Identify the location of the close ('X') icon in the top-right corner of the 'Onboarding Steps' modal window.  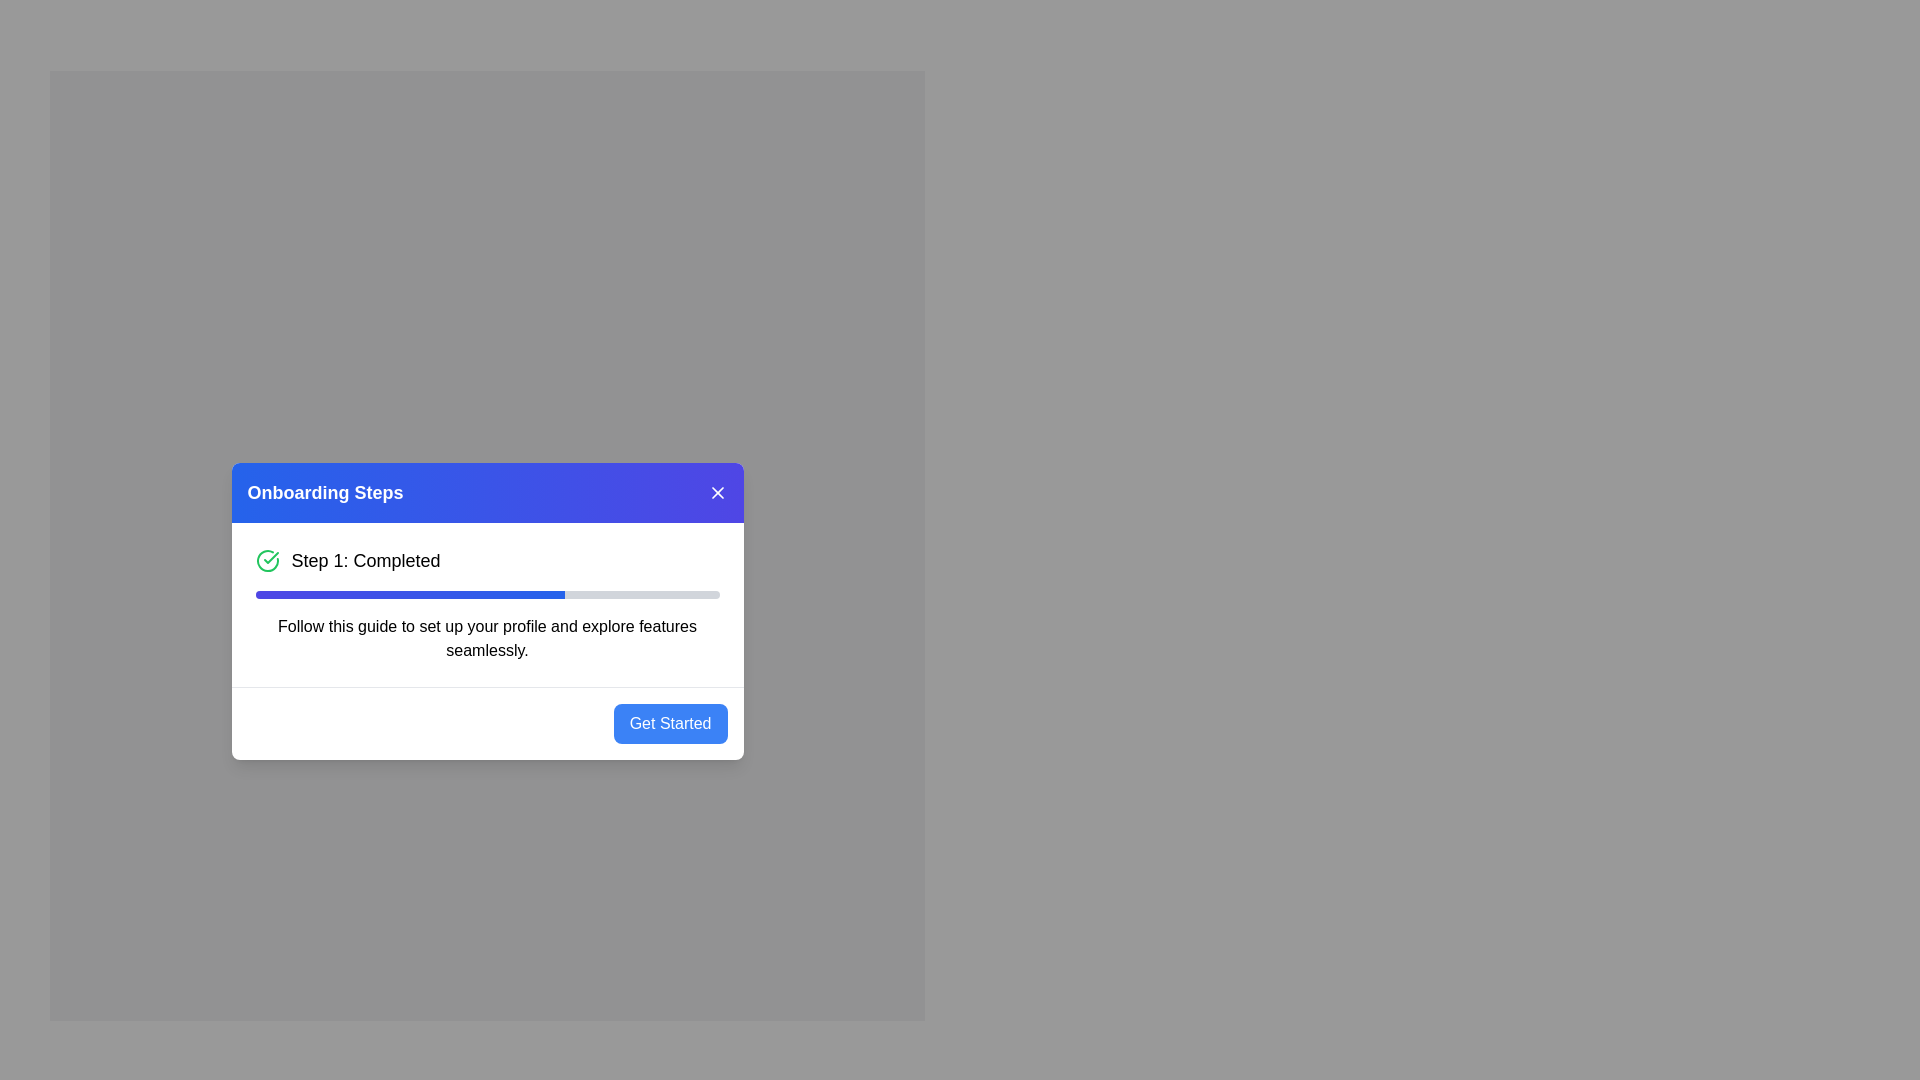
(717, 492).